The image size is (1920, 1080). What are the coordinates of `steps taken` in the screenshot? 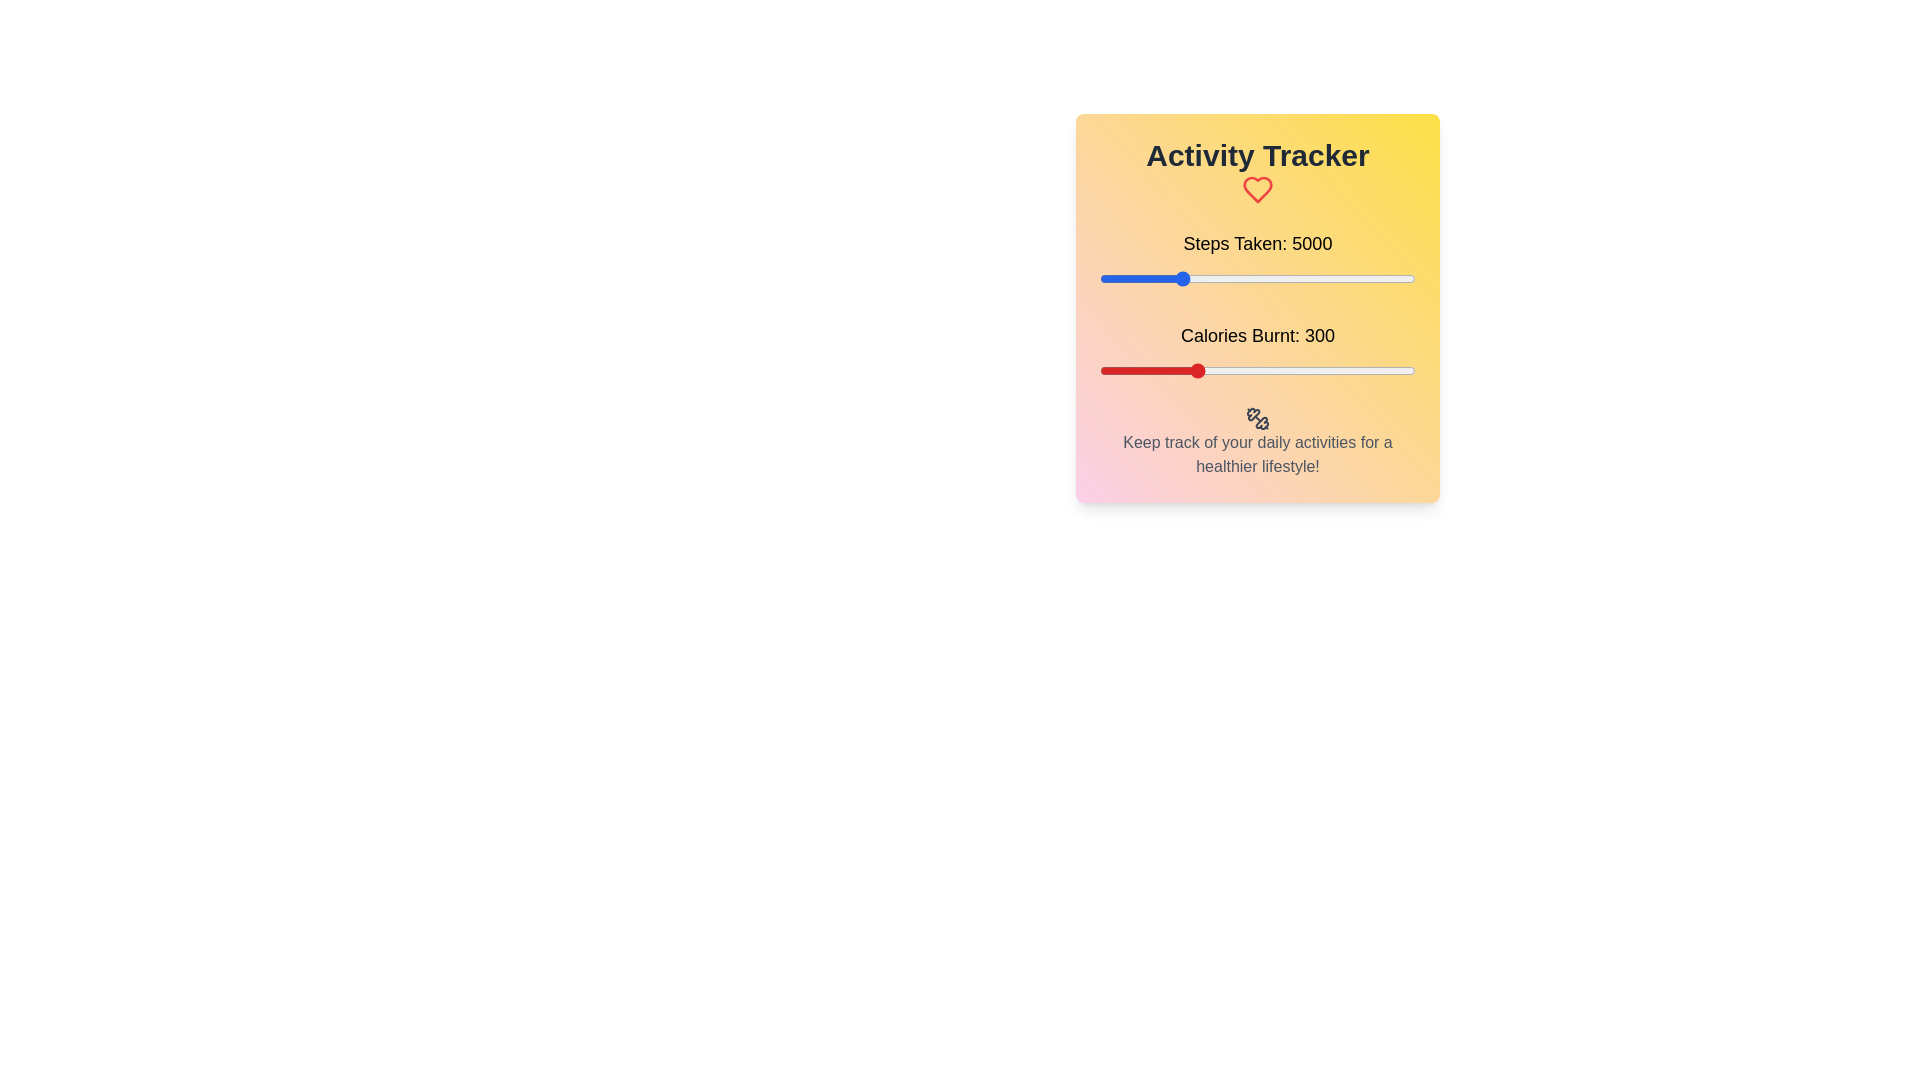 It's located at (1129, 278).